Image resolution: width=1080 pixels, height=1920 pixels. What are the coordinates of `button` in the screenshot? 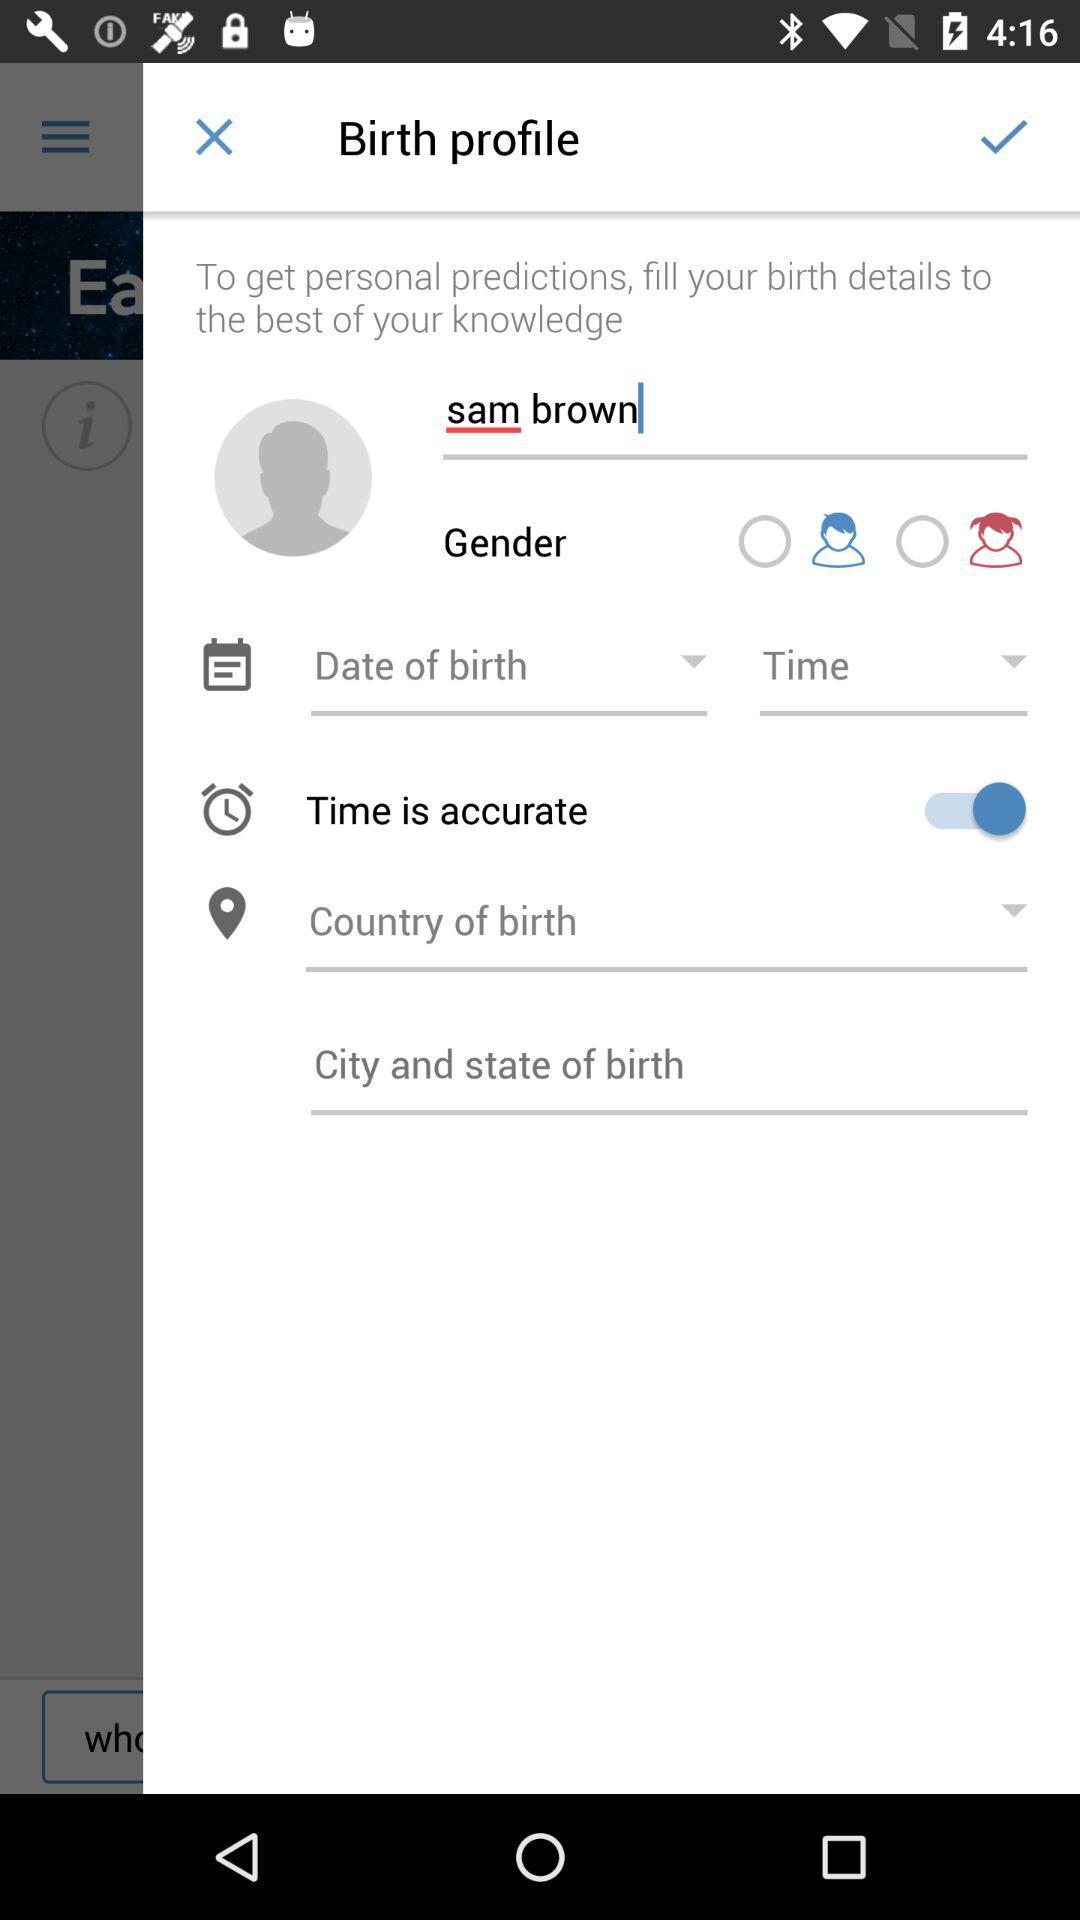 It's located at (764, 541).